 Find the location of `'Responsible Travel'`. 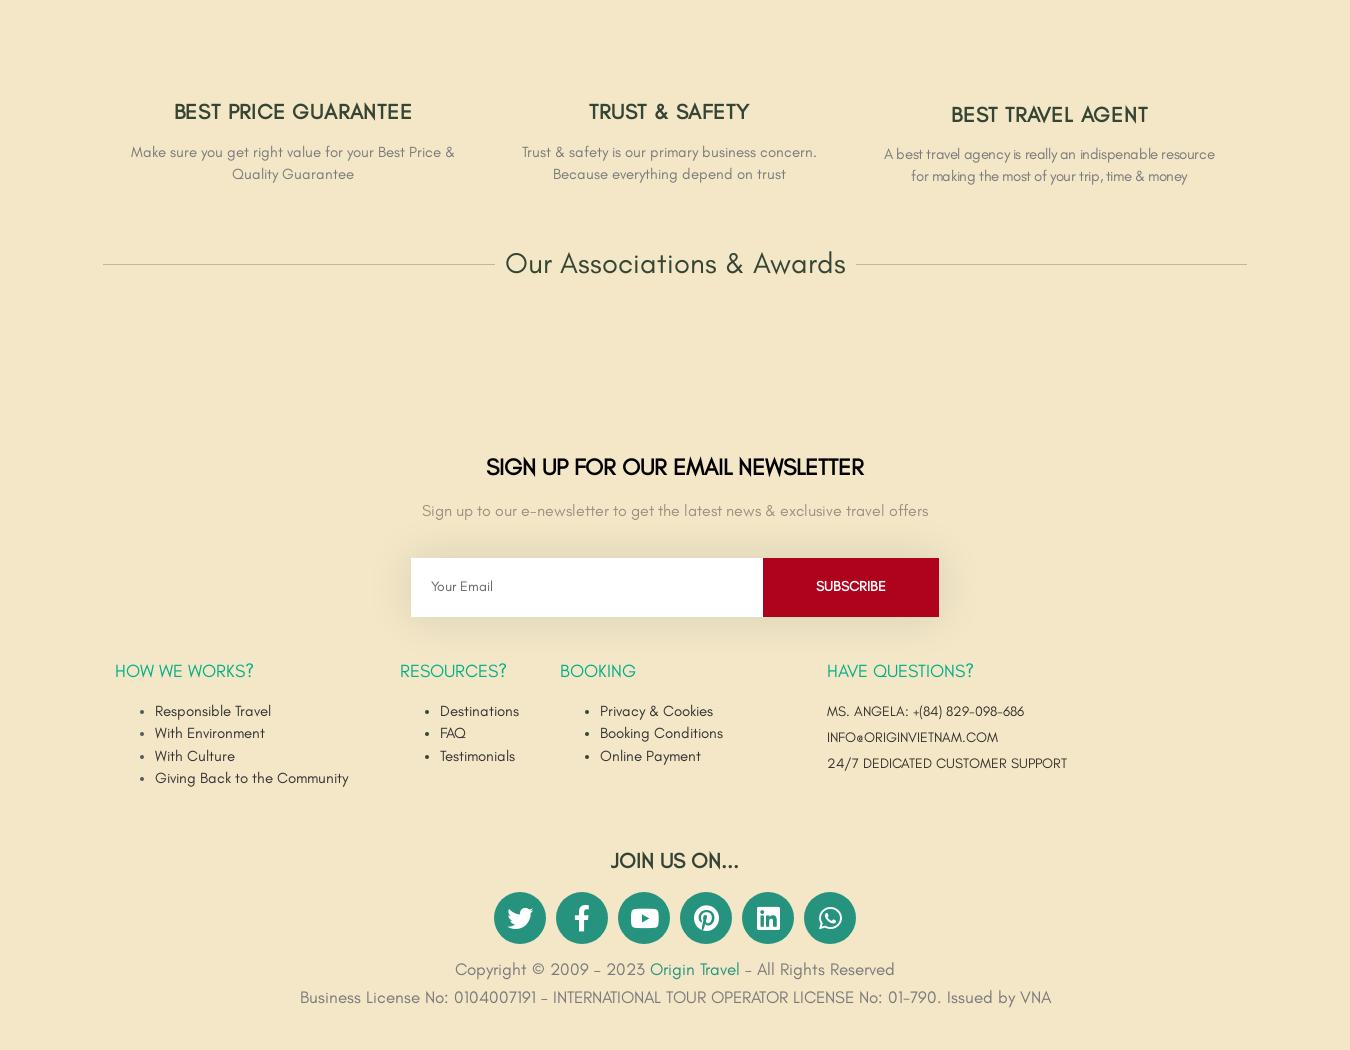

'Responsible Travel' is located at coordinates (213, 710).